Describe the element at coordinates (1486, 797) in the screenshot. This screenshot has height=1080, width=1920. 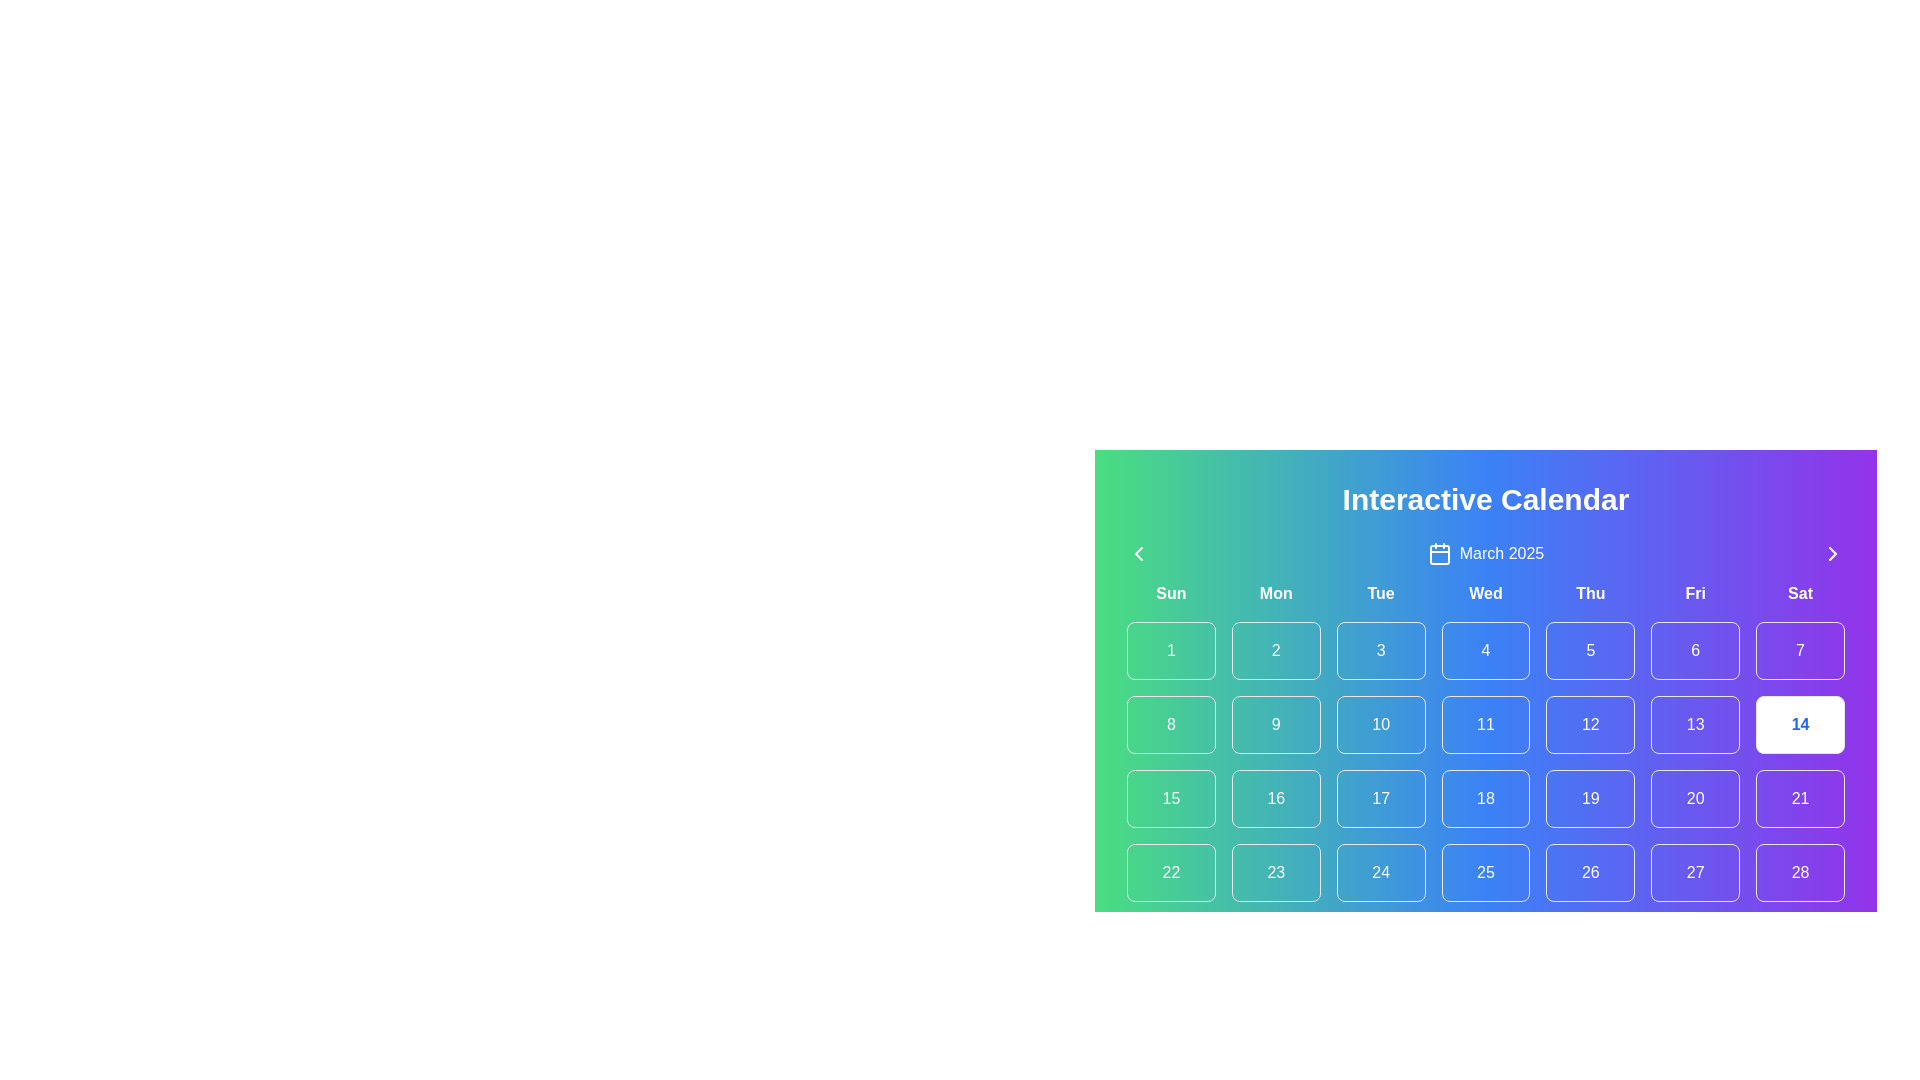
I see `the button representing the date 18th in the calendar interface` at that location.